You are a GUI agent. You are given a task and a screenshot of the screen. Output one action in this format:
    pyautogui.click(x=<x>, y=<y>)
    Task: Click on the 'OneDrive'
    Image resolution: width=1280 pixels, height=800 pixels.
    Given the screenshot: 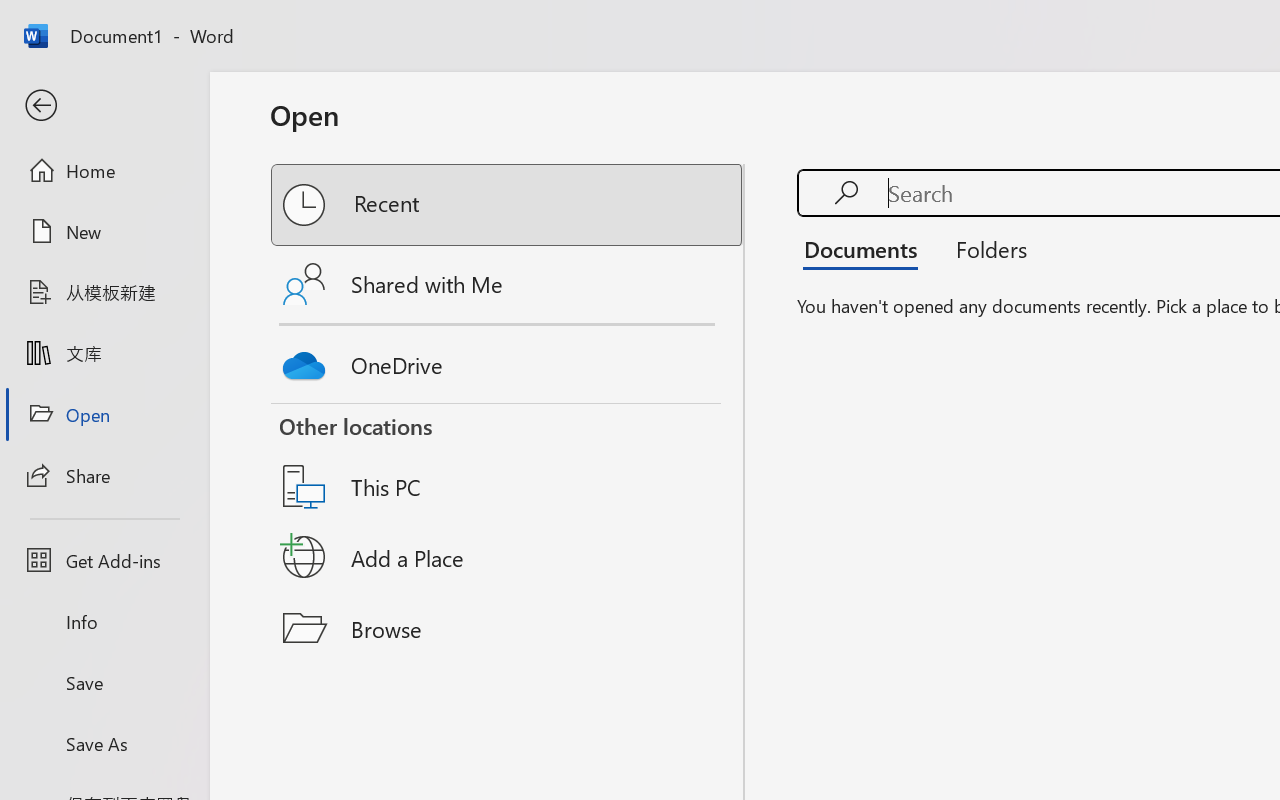 What is the action you would take?
    pyautogui.click(x=508, y=360)
    